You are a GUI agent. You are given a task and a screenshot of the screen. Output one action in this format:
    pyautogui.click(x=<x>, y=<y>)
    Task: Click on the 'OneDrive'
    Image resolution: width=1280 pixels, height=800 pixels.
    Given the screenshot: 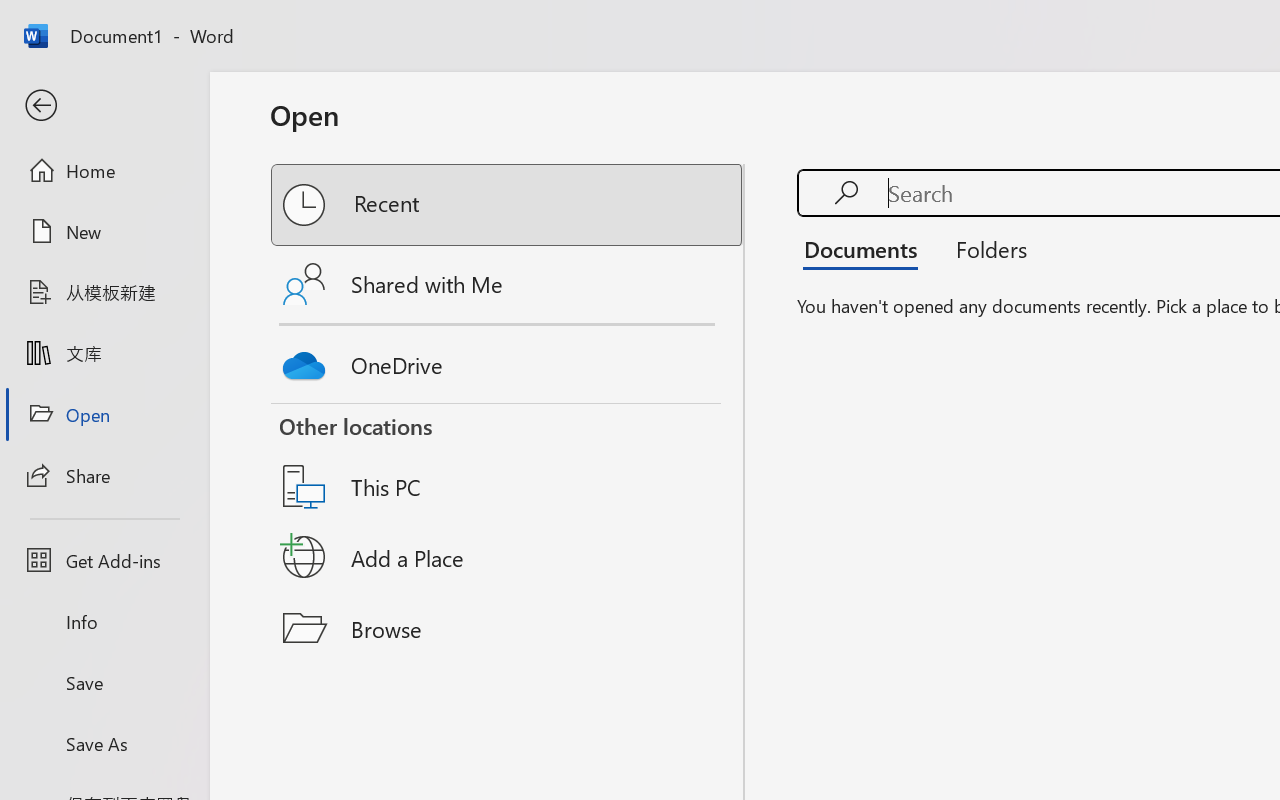 What is the action you would take?
    pyautogui.click(x=508, y=360)
    